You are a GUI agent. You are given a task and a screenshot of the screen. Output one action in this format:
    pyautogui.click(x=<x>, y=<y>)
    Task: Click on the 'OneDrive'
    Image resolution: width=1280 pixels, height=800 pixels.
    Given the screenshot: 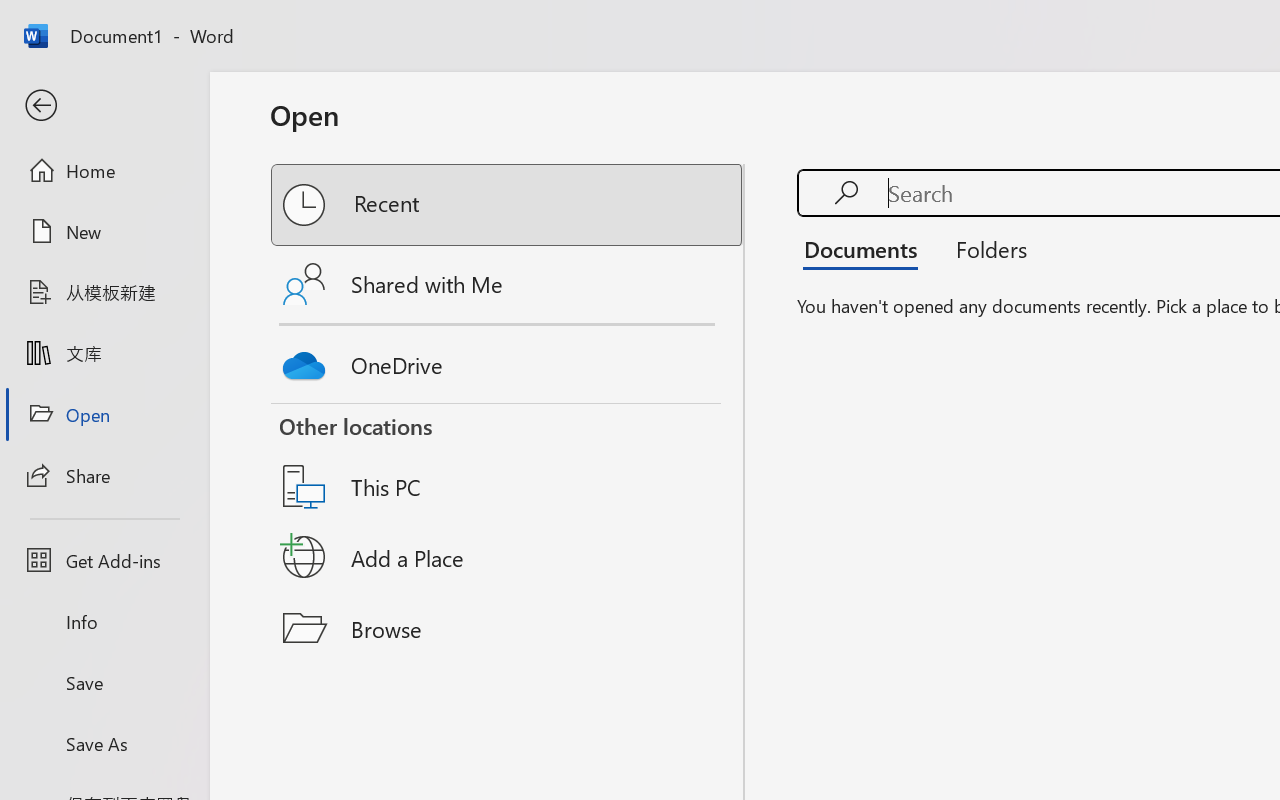 What is the action you would take?
    pyautogui.click(x=508, y=360)
    